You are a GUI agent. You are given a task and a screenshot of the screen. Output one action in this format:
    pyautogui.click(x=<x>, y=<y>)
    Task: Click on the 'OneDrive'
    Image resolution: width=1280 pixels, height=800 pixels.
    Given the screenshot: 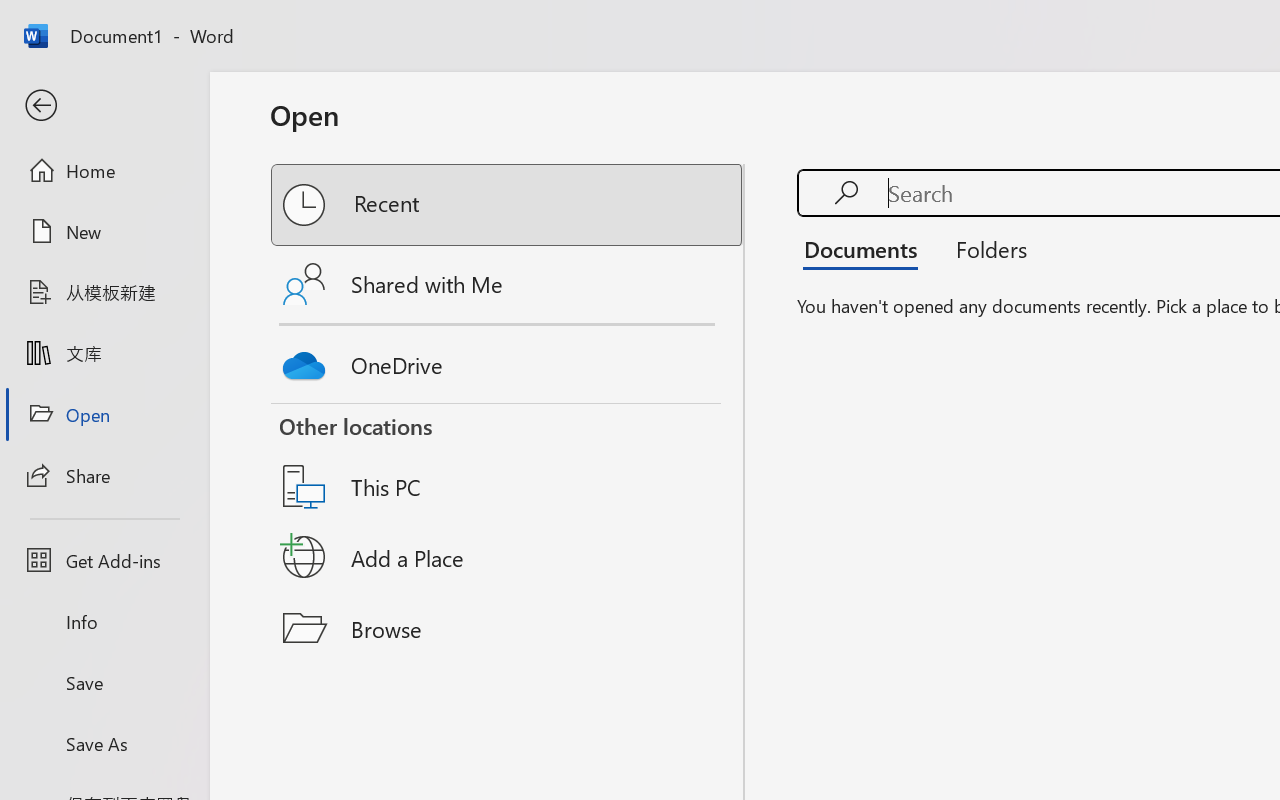 What is the action you would take?
    pyautogui.click(x=508, y=360)
    